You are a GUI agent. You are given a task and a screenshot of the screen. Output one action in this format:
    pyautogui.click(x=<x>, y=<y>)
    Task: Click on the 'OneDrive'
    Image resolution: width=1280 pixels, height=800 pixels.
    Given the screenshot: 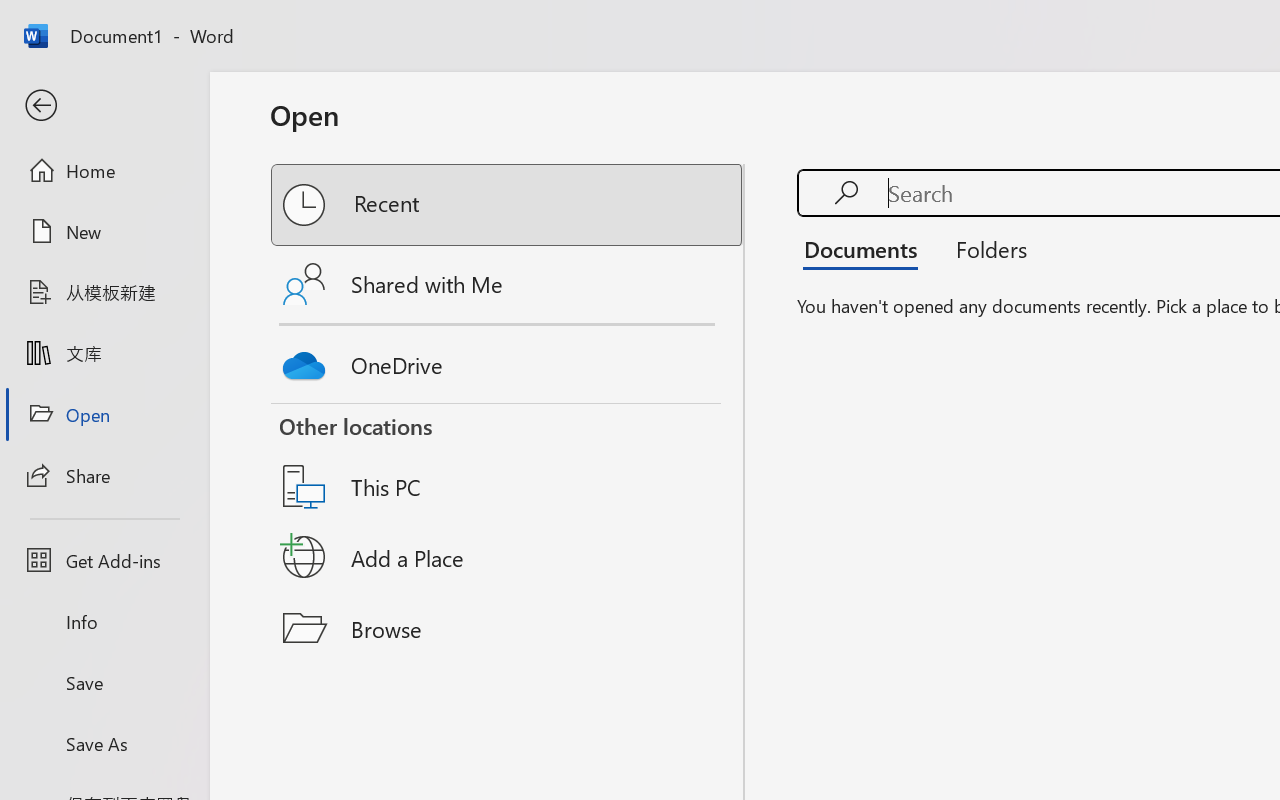 What is the action you would take?
    pyautogui.click(x=508, y=360)
    